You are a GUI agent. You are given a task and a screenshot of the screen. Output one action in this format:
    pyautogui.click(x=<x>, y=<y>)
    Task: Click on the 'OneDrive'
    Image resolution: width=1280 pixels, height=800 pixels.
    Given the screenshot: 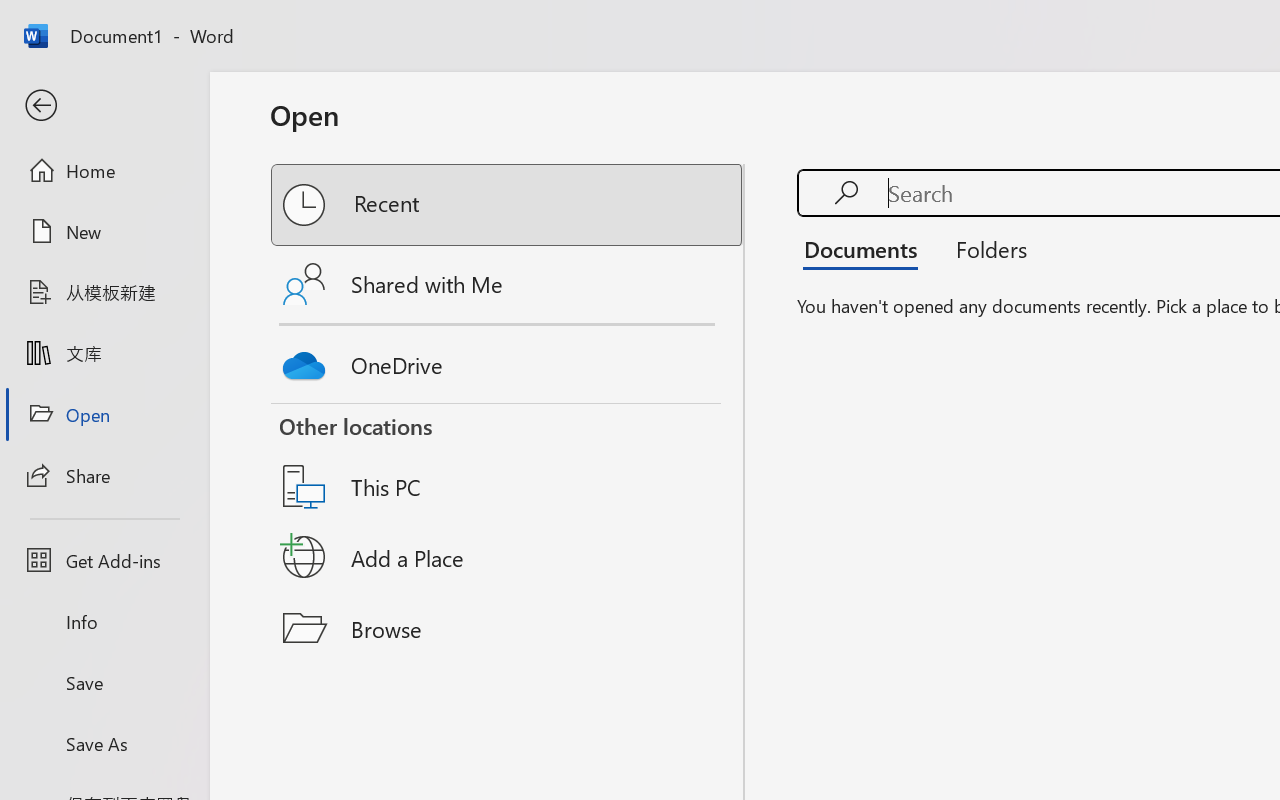 What is the action you would take?
    pyautogui.click(x=508, y=360)
    